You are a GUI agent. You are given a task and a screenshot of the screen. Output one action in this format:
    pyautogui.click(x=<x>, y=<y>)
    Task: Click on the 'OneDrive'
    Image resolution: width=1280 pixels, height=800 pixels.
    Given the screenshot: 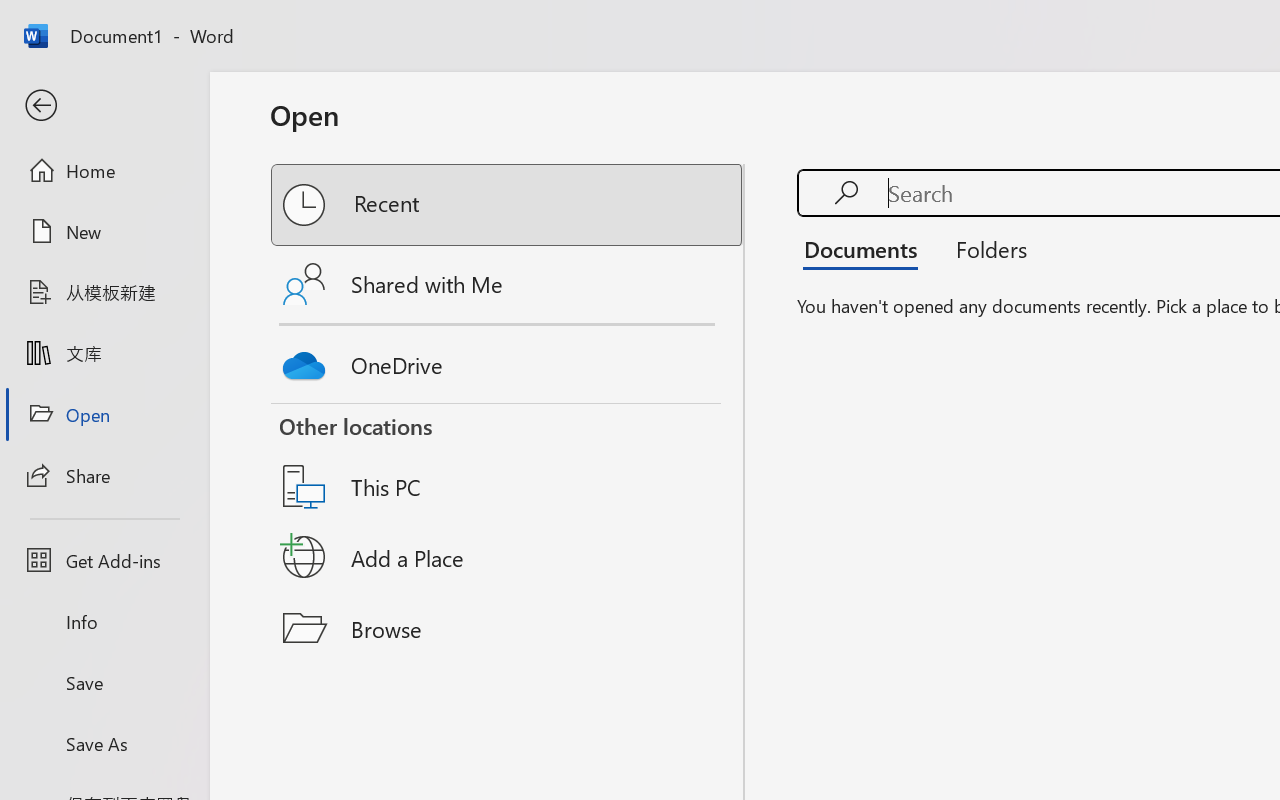 What is the action you would take?
    pyautogui.click(x=508, y=360)
    